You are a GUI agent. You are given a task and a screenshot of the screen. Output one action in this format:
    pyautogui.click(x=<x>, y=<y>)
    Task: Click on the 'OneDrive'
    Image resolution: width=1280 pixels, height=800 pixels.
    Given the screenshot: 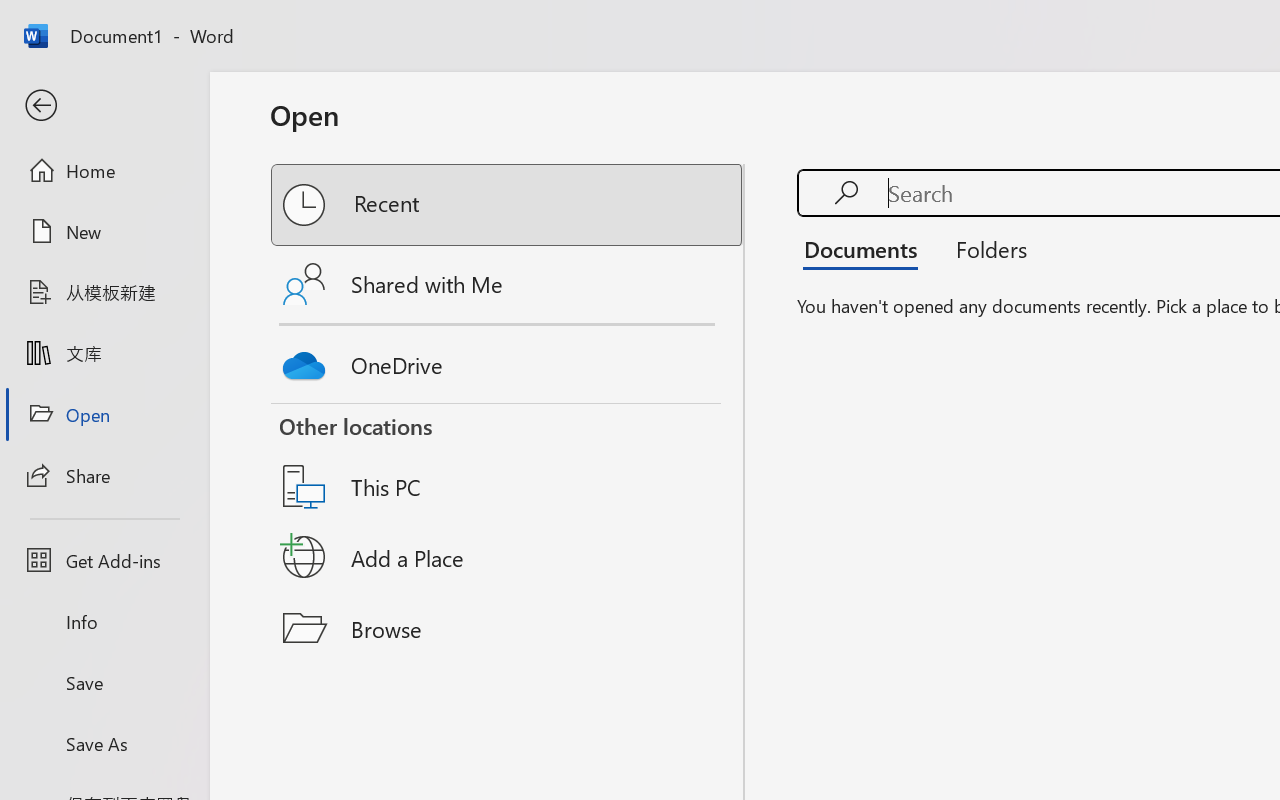 What is the action you would take?
    pyautogui.click(x=508, y=360)
    